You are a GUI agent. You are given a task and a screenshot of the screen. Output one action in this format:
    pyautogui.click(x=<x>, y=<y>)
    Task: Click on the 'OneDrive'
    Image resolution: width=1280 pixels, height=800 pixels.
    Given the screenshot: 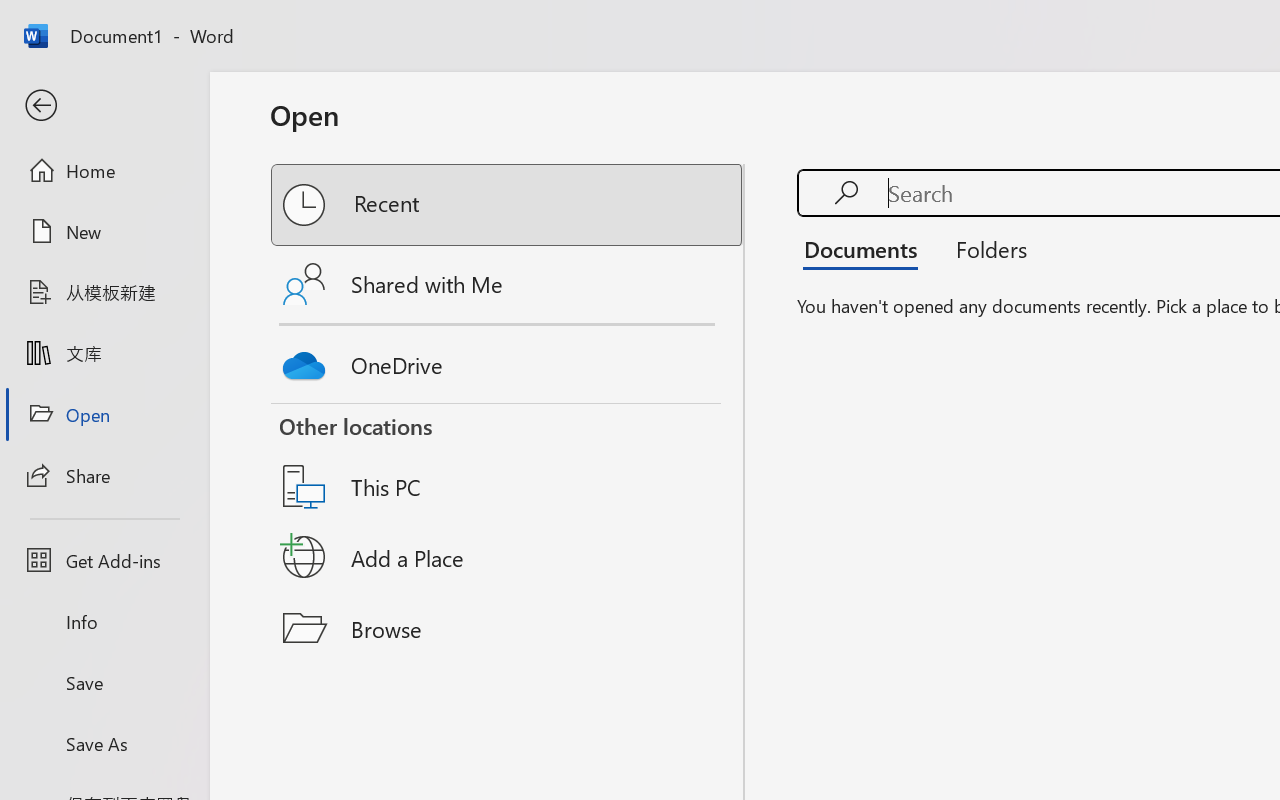 What is the action you would take?
    pyautogui.click(x=508, y=360)
    